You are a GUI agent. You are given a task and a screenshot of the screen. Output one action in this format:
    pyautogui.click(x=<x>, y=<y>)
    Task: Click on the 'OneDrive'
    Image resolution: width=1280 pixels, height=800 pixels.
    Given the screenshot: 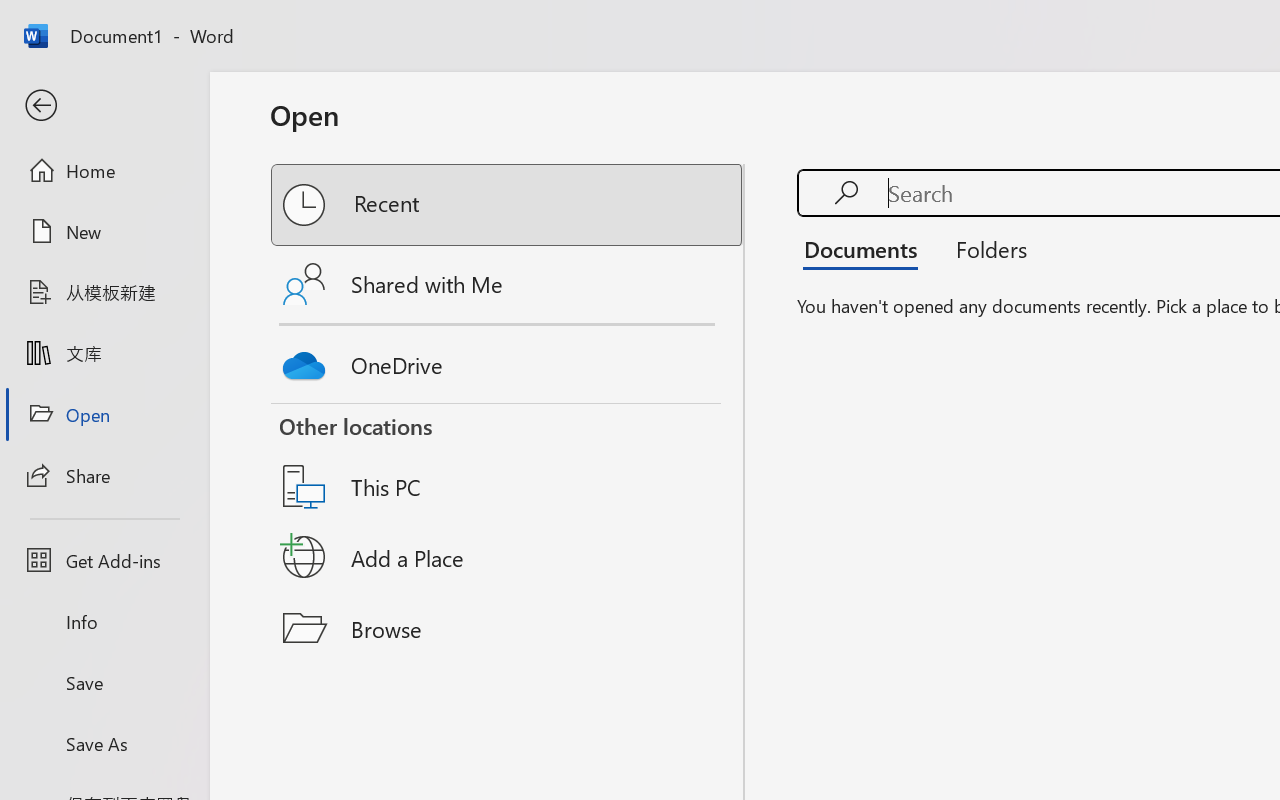 What is the action you would take?
    pyautogui.click(x=508, y=360)
    